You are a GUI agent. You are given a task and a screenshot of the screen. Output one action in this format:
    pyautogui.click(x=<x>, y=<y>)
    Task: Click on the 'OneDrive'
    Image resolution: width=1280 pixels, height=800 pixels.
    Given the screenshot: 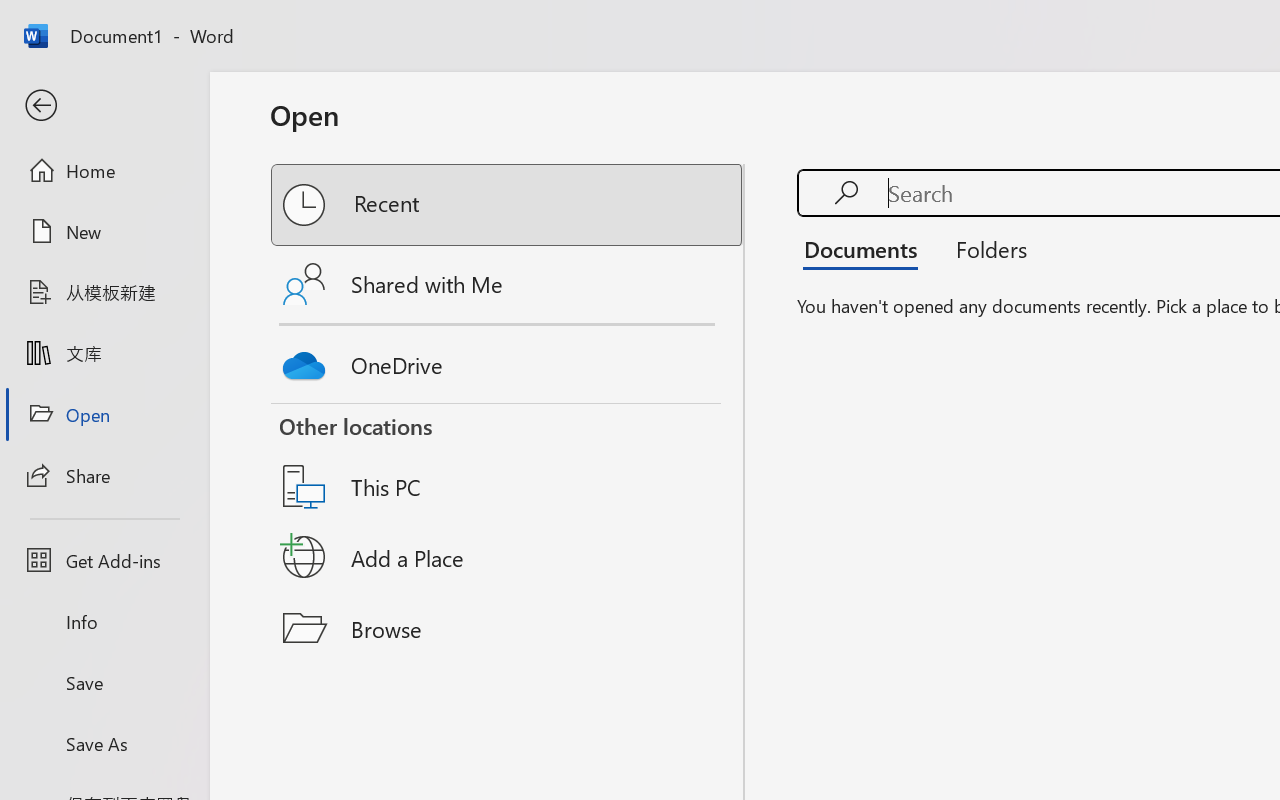 What is the action you would take?
    pyautogui.click(x=508, y=360)
    